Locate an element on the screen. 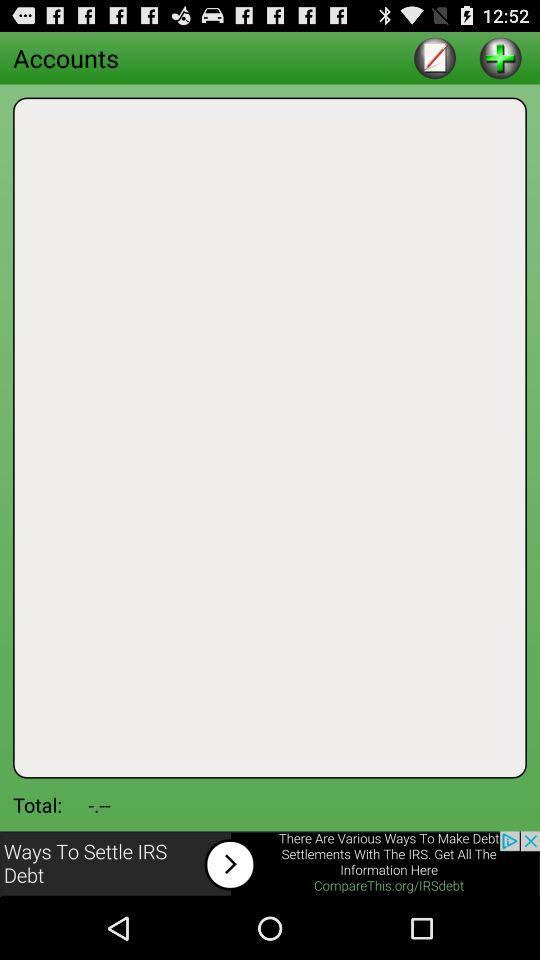  the edit icon is located at coordinates (434, 61).